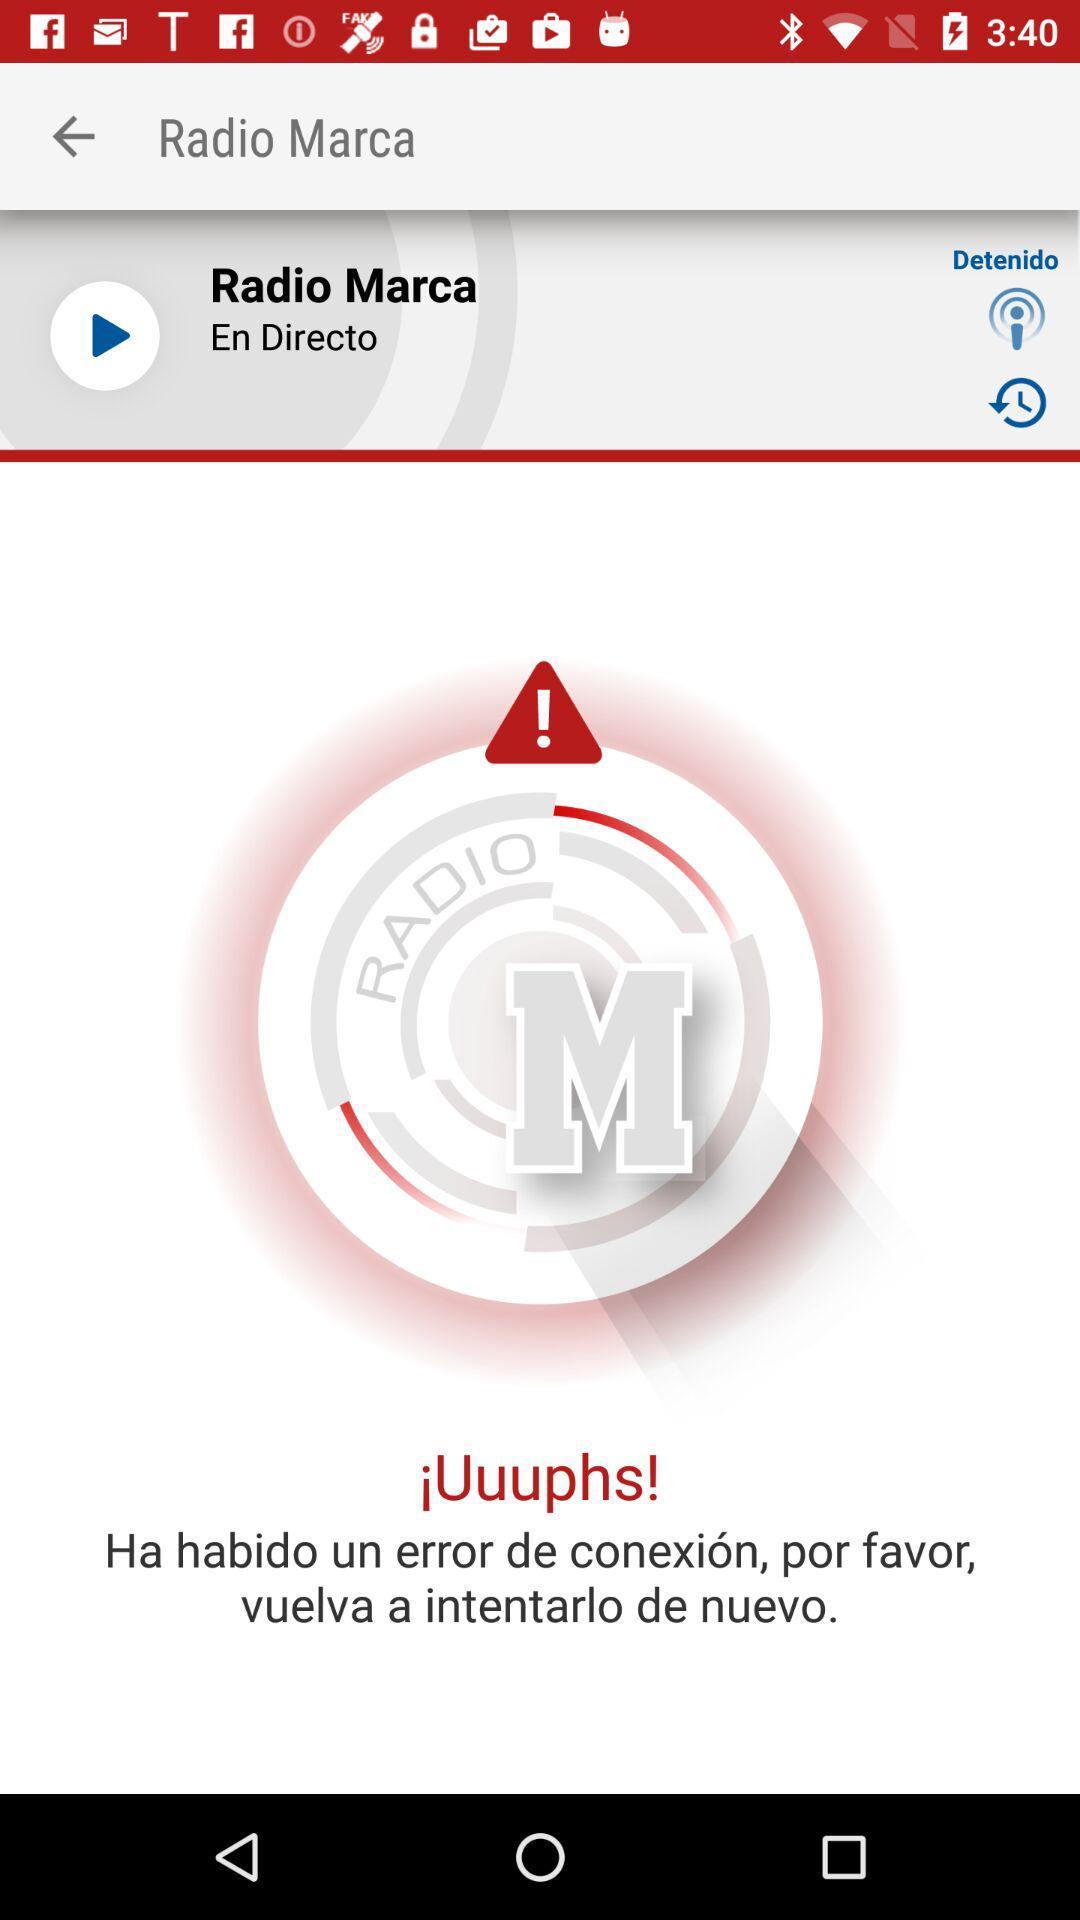 The width and height of the screenshot is (1080, 1920). Describe the element at coordinates (1017, 317) in the screenshot. I see `item below detenido` at that location.